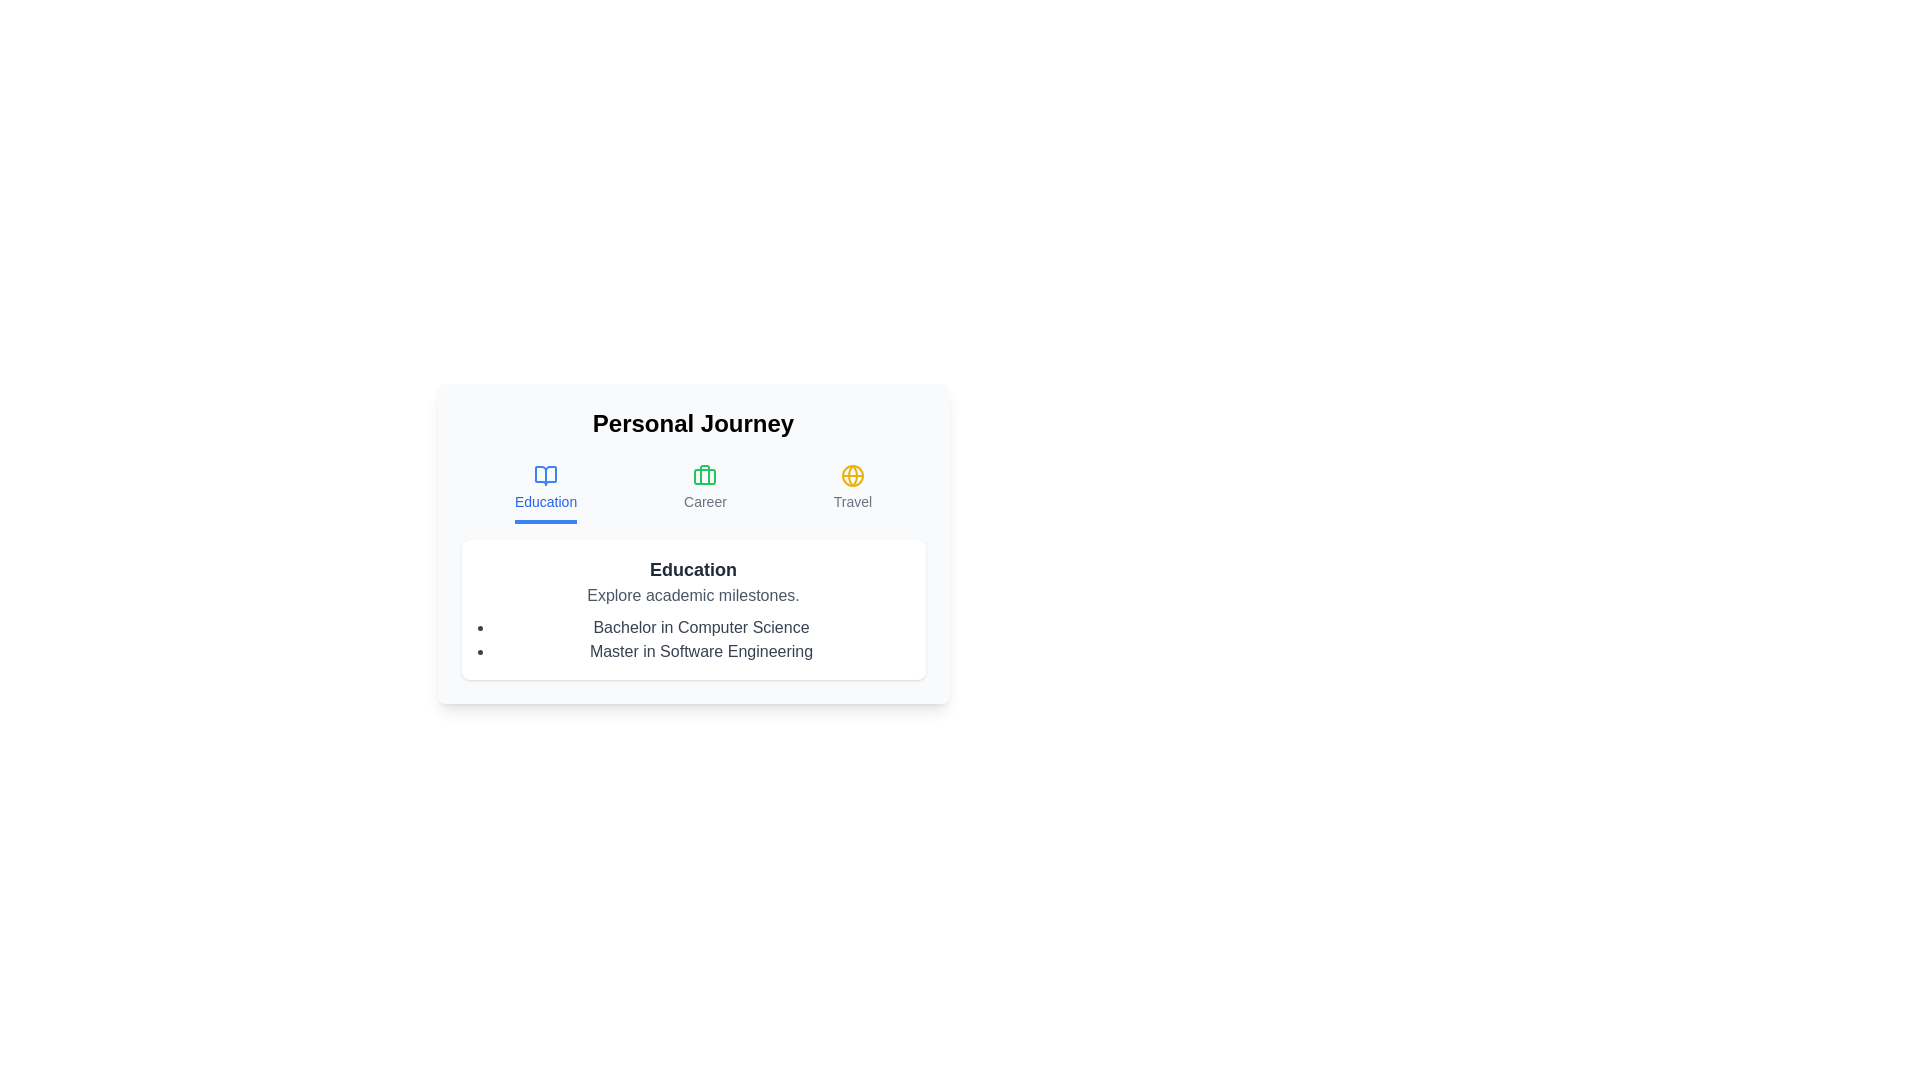 This screenshot has height=1080, width=1920. What do you see at coordinates (852, 475) in the screenshot?
I see `the 'Travel' navigation icon, which is the largest graphical component in the 'Travel' section located in the rightmost position of the navigation bar below the 'Personal Journey' header` at bounding box center [852, 475].